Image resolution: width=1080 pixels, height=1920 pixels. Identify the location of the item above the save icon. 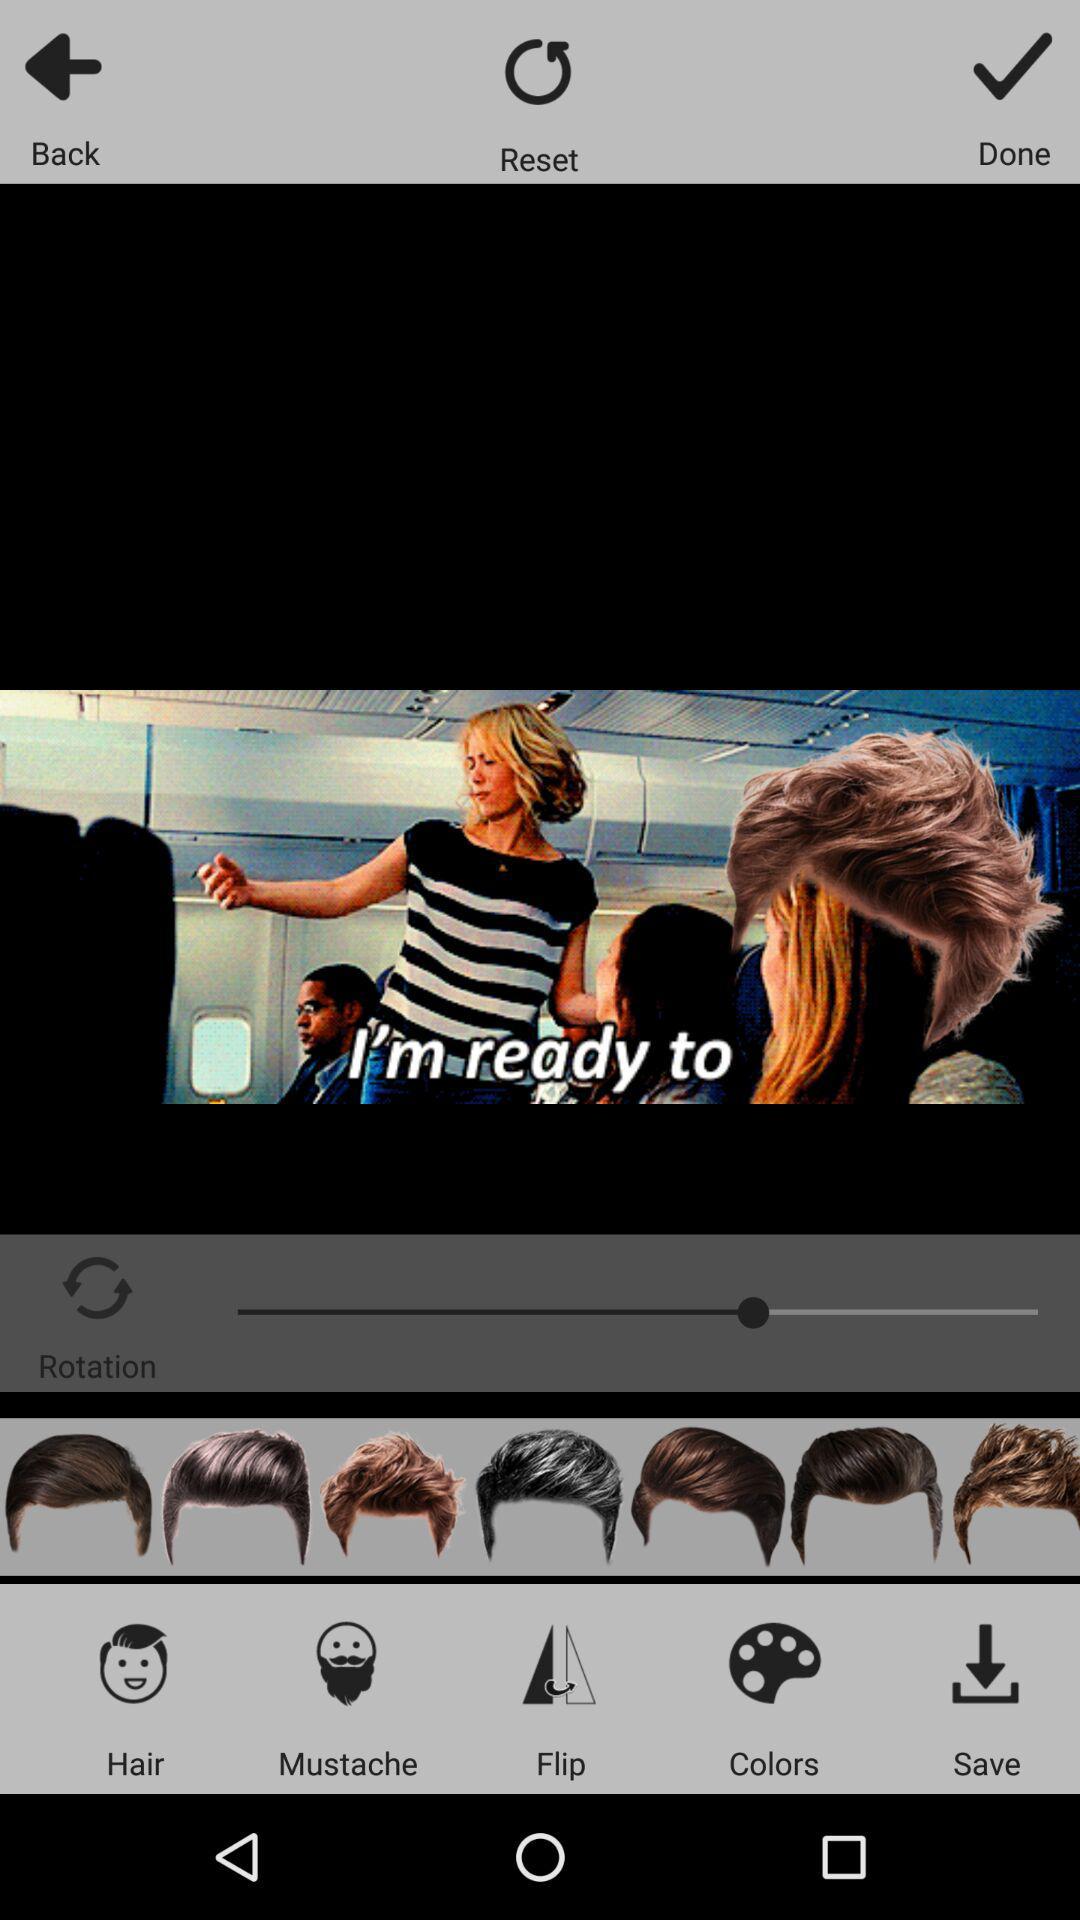
(986, 1662).